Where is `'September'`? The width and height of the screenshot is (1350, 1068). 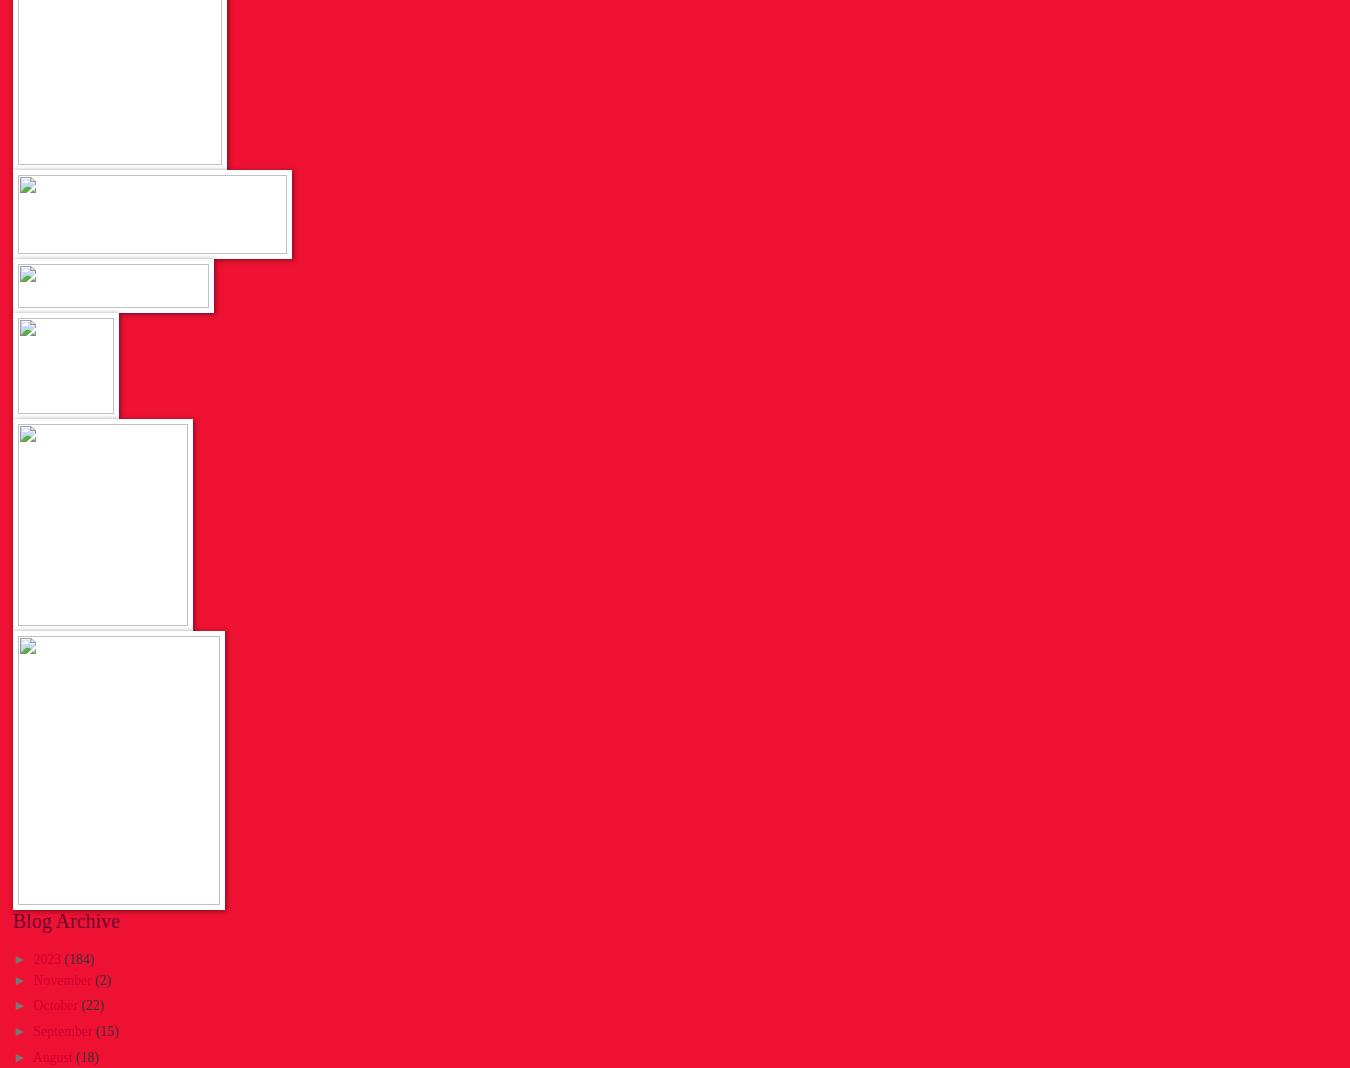 'September' is located at coordinates (63, 1030).